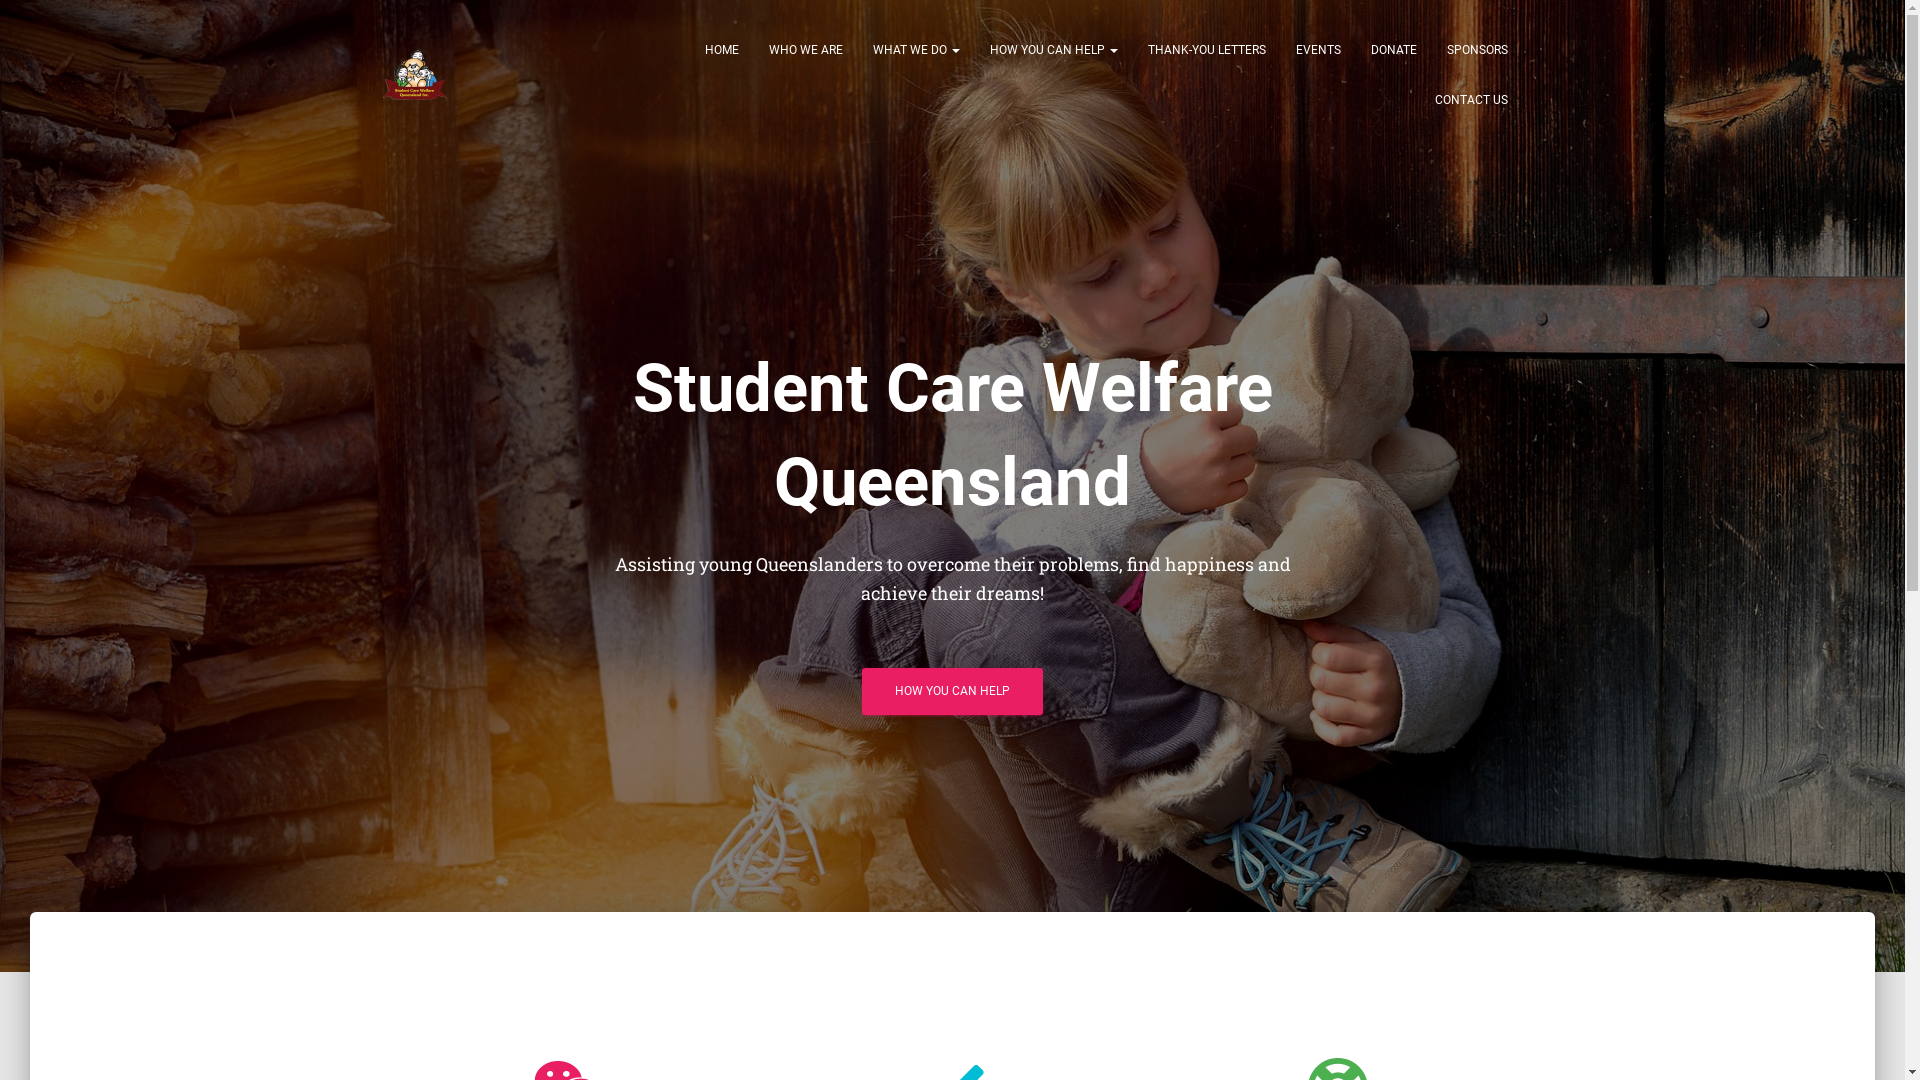 The width and height of the screenshot is (1920, 1080). What do you see at coordinates (1477, 49) in the screenshot?
I see `'SPONSORS'` at bounding box center [1477, 49].